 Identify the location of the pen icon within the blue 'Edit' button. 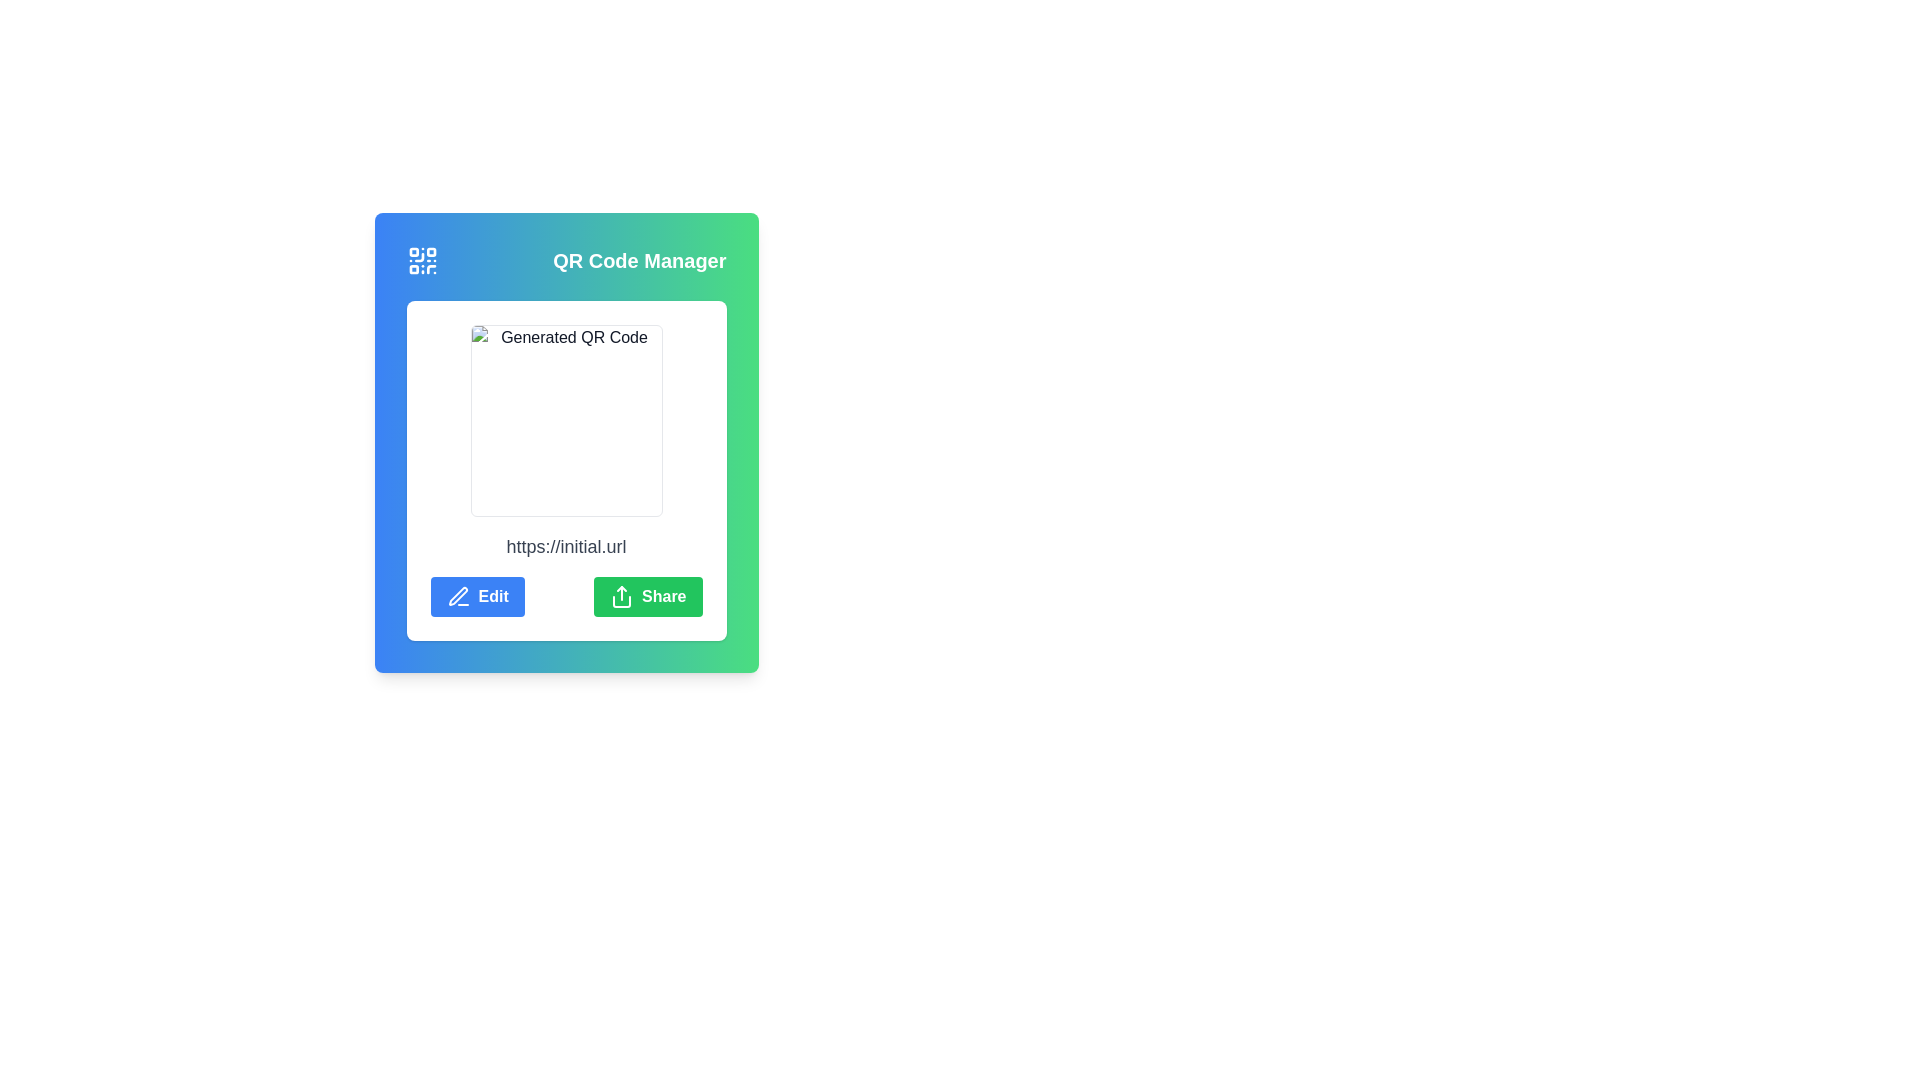
(457, 596).